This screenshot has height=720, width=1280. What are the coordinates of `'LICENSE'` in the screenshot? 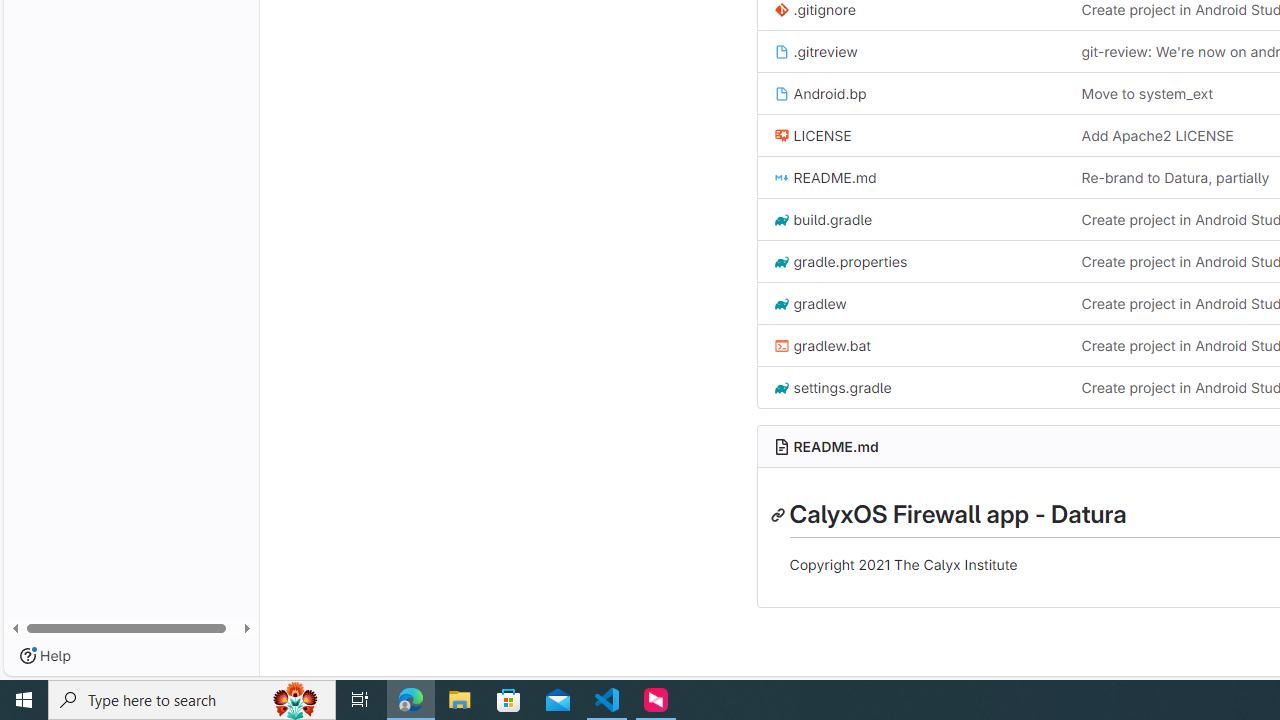 It's located at (812, 135).